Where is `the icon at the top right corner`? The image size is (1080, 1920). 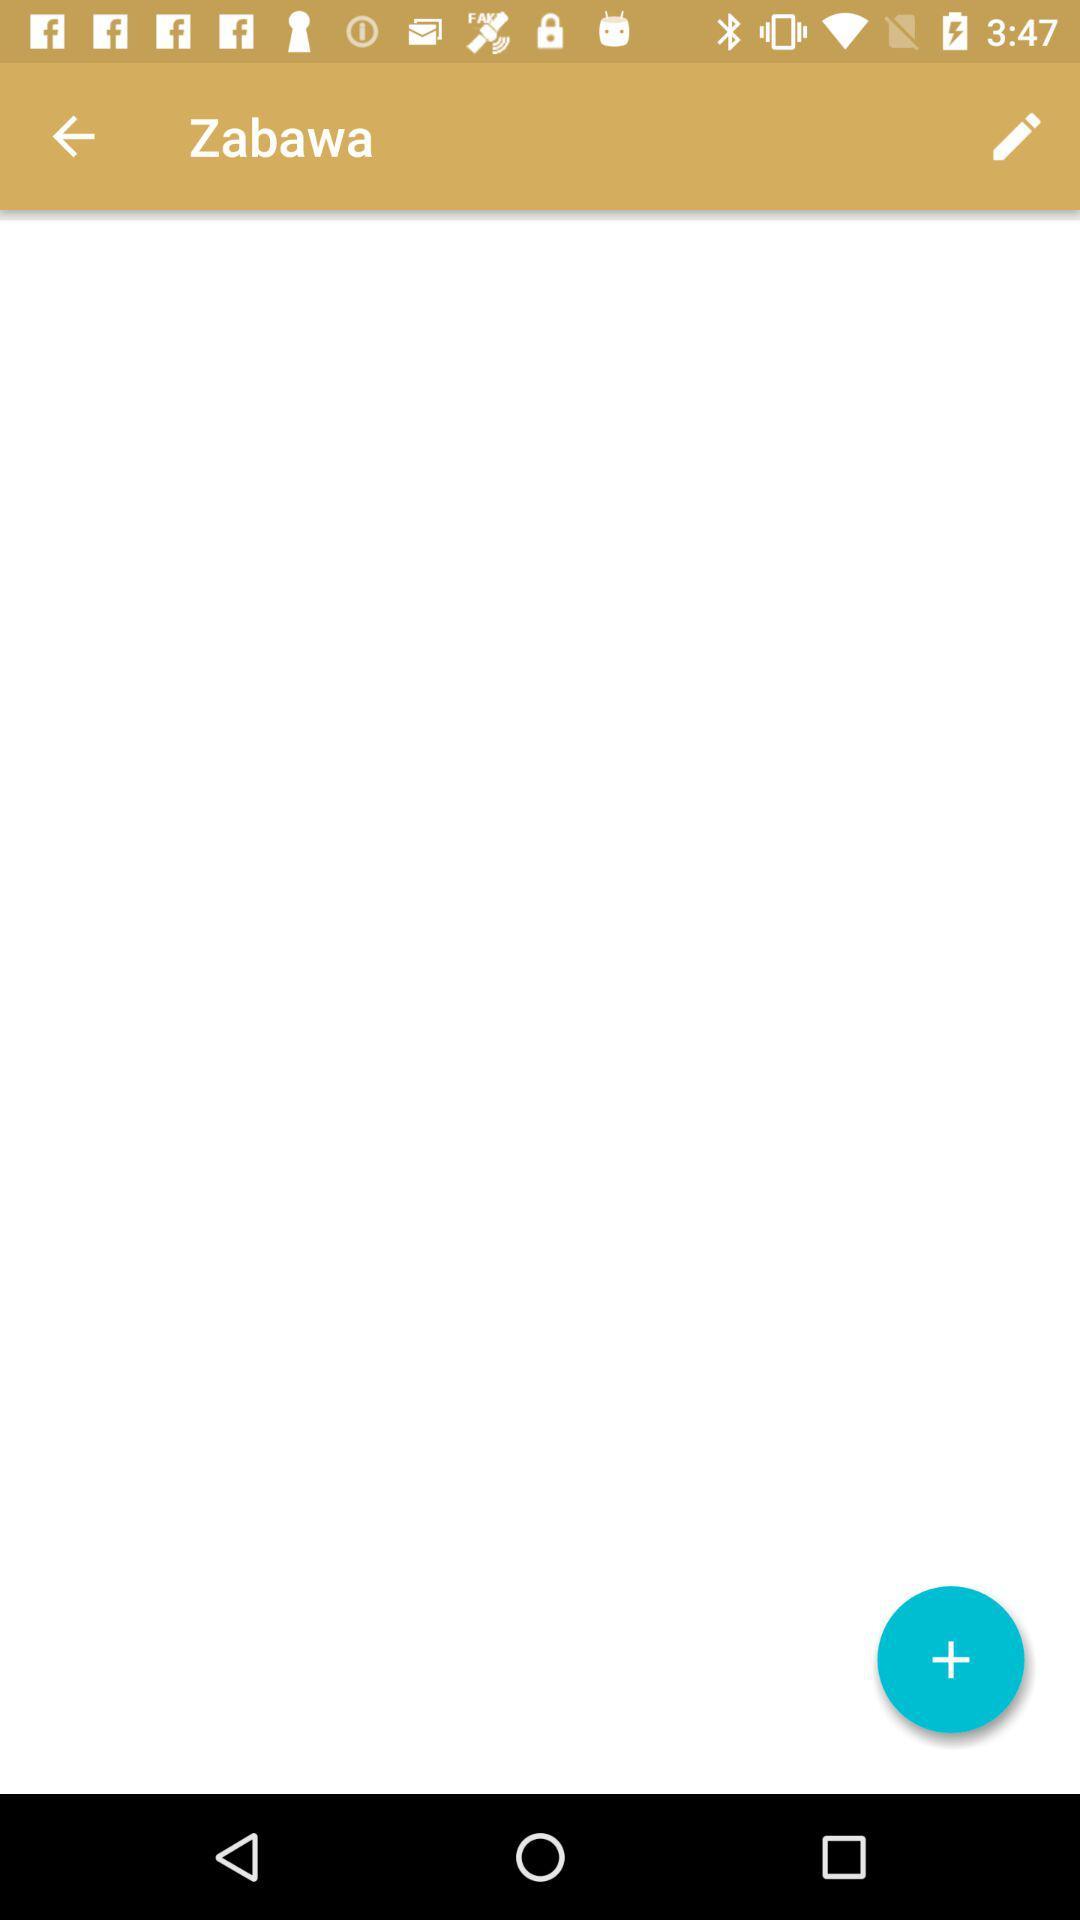
the icon at the top right corner is located at coordinates (1017, 135).